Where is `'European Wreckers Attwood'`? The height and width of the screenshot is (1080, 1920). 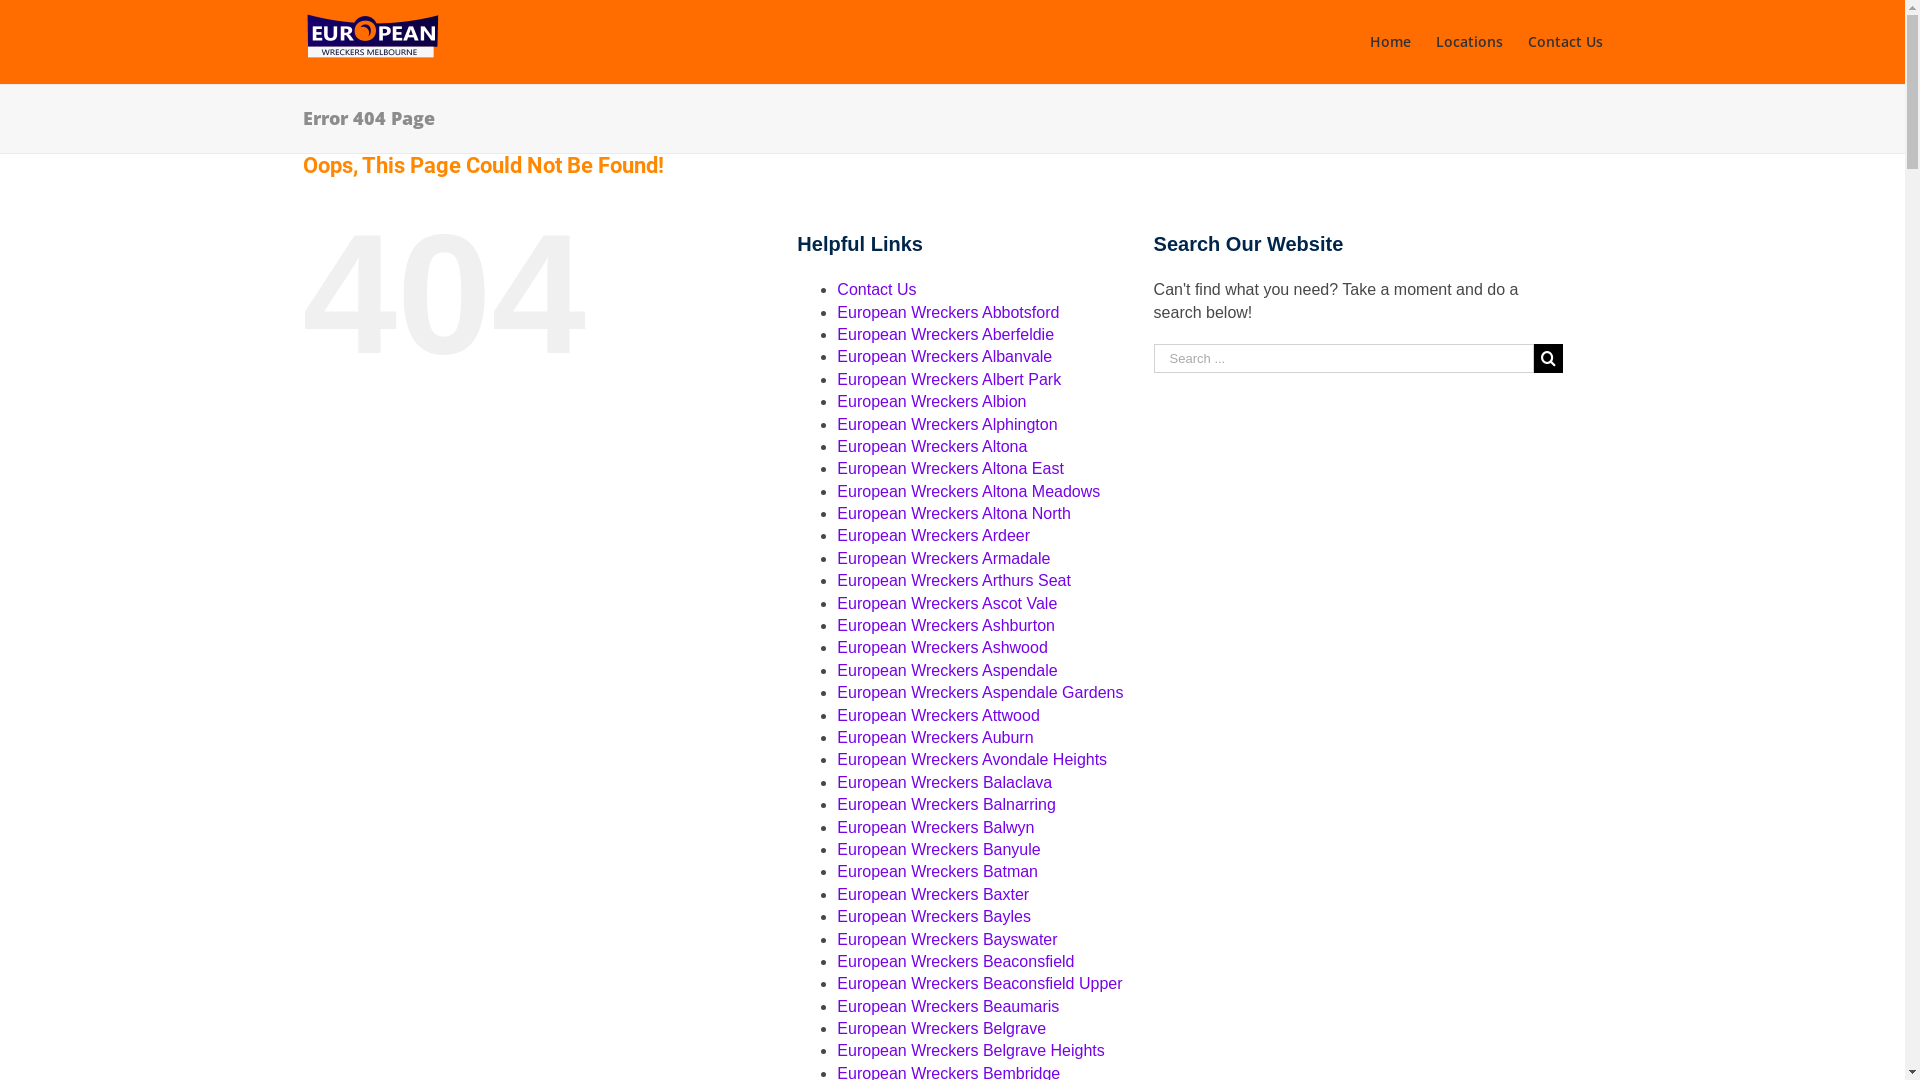 'European Wreckers Attwood' is located at coordinates (936, 714).